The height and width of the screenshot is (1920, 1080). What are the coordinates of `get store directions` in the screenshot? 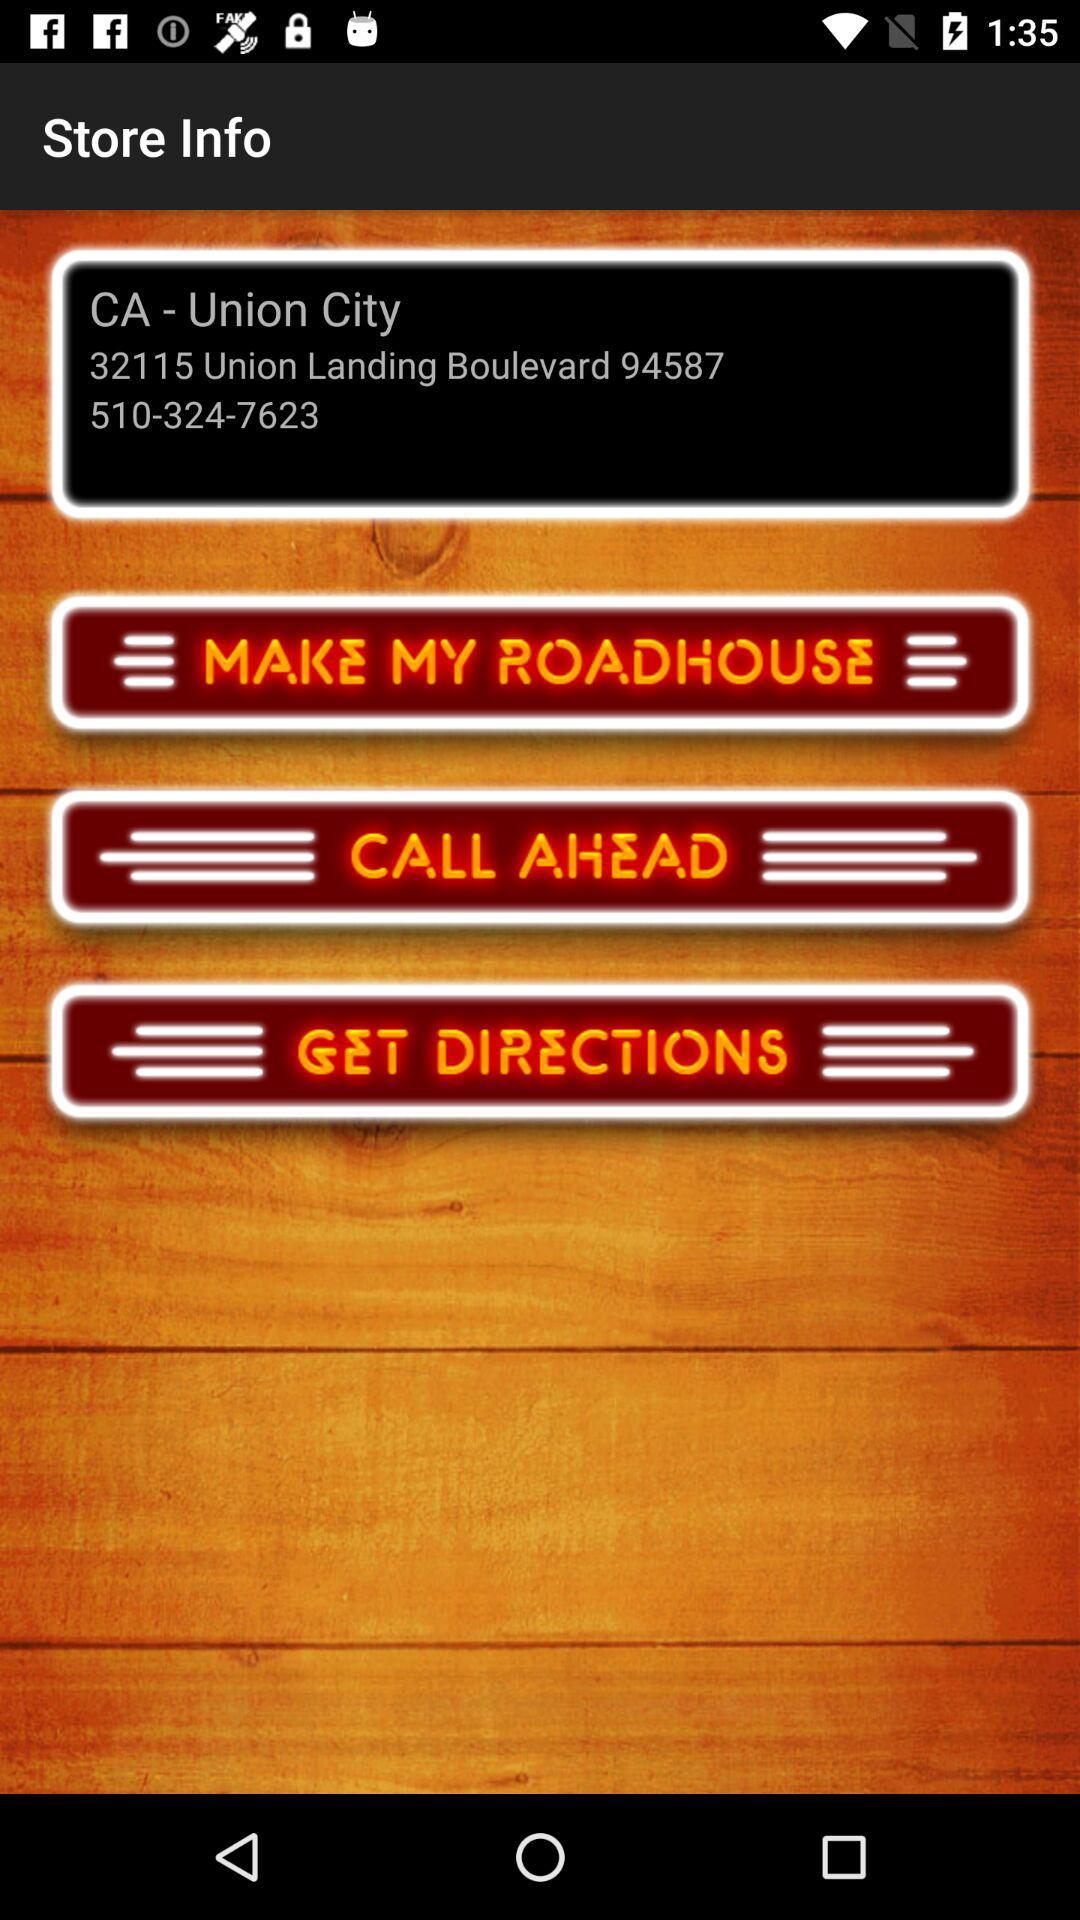 It's located at (540, 1068).